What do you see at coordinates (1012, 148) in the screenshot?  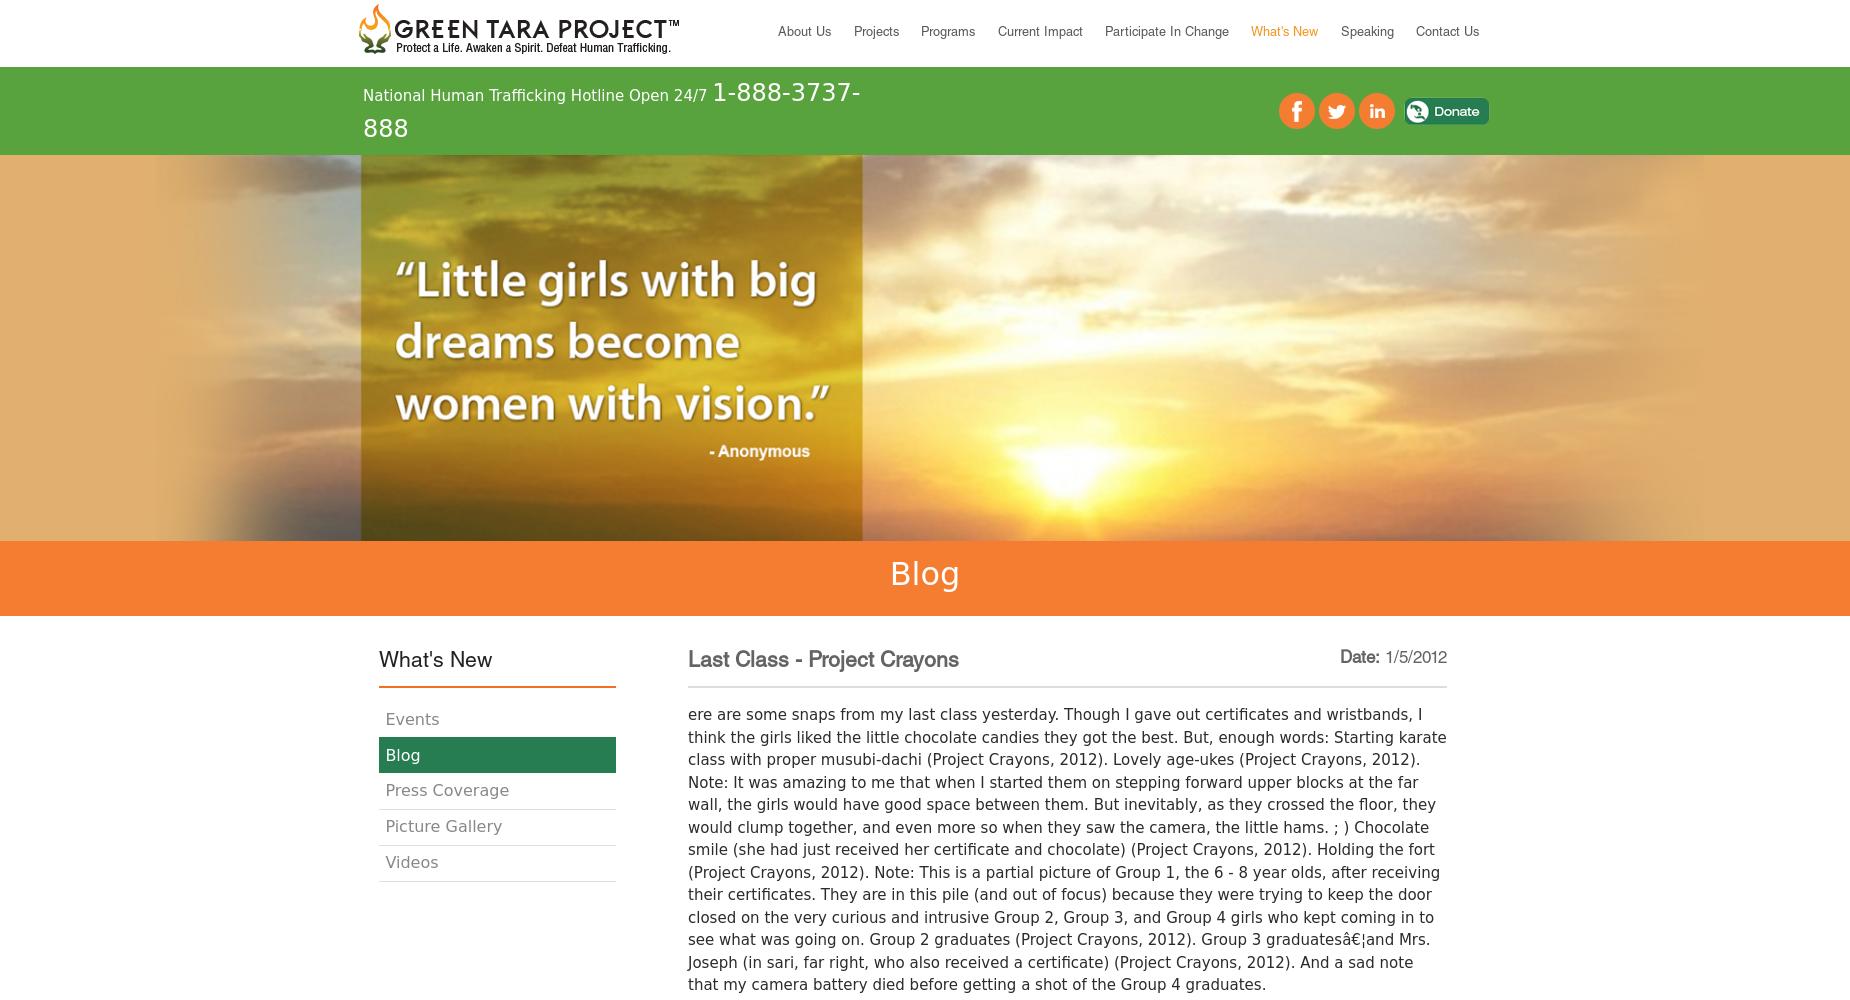 I see `'Executive Board'` at bounding box center [1012, 148].